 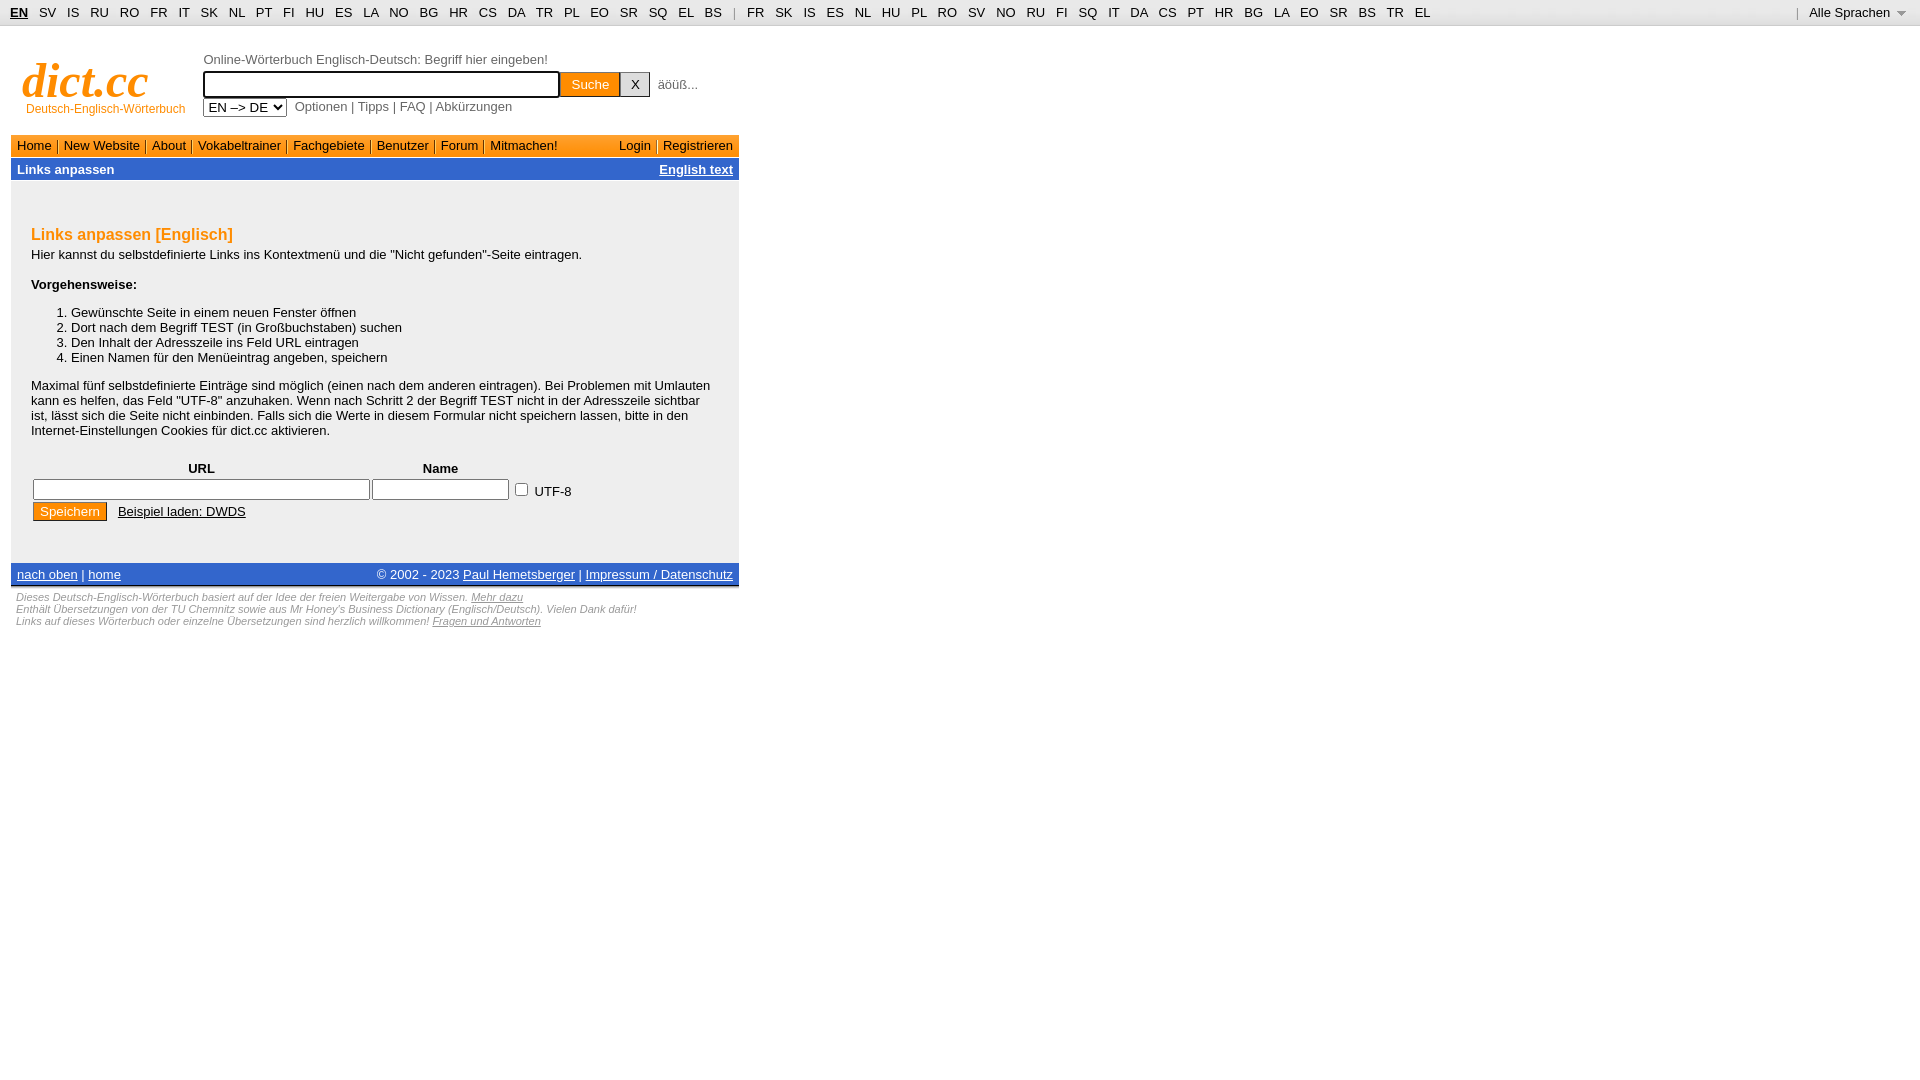 What do you see at coordinates (22, 79) in the screenshot?
I see `'dict.cc'` at bounding box center [22, 79].